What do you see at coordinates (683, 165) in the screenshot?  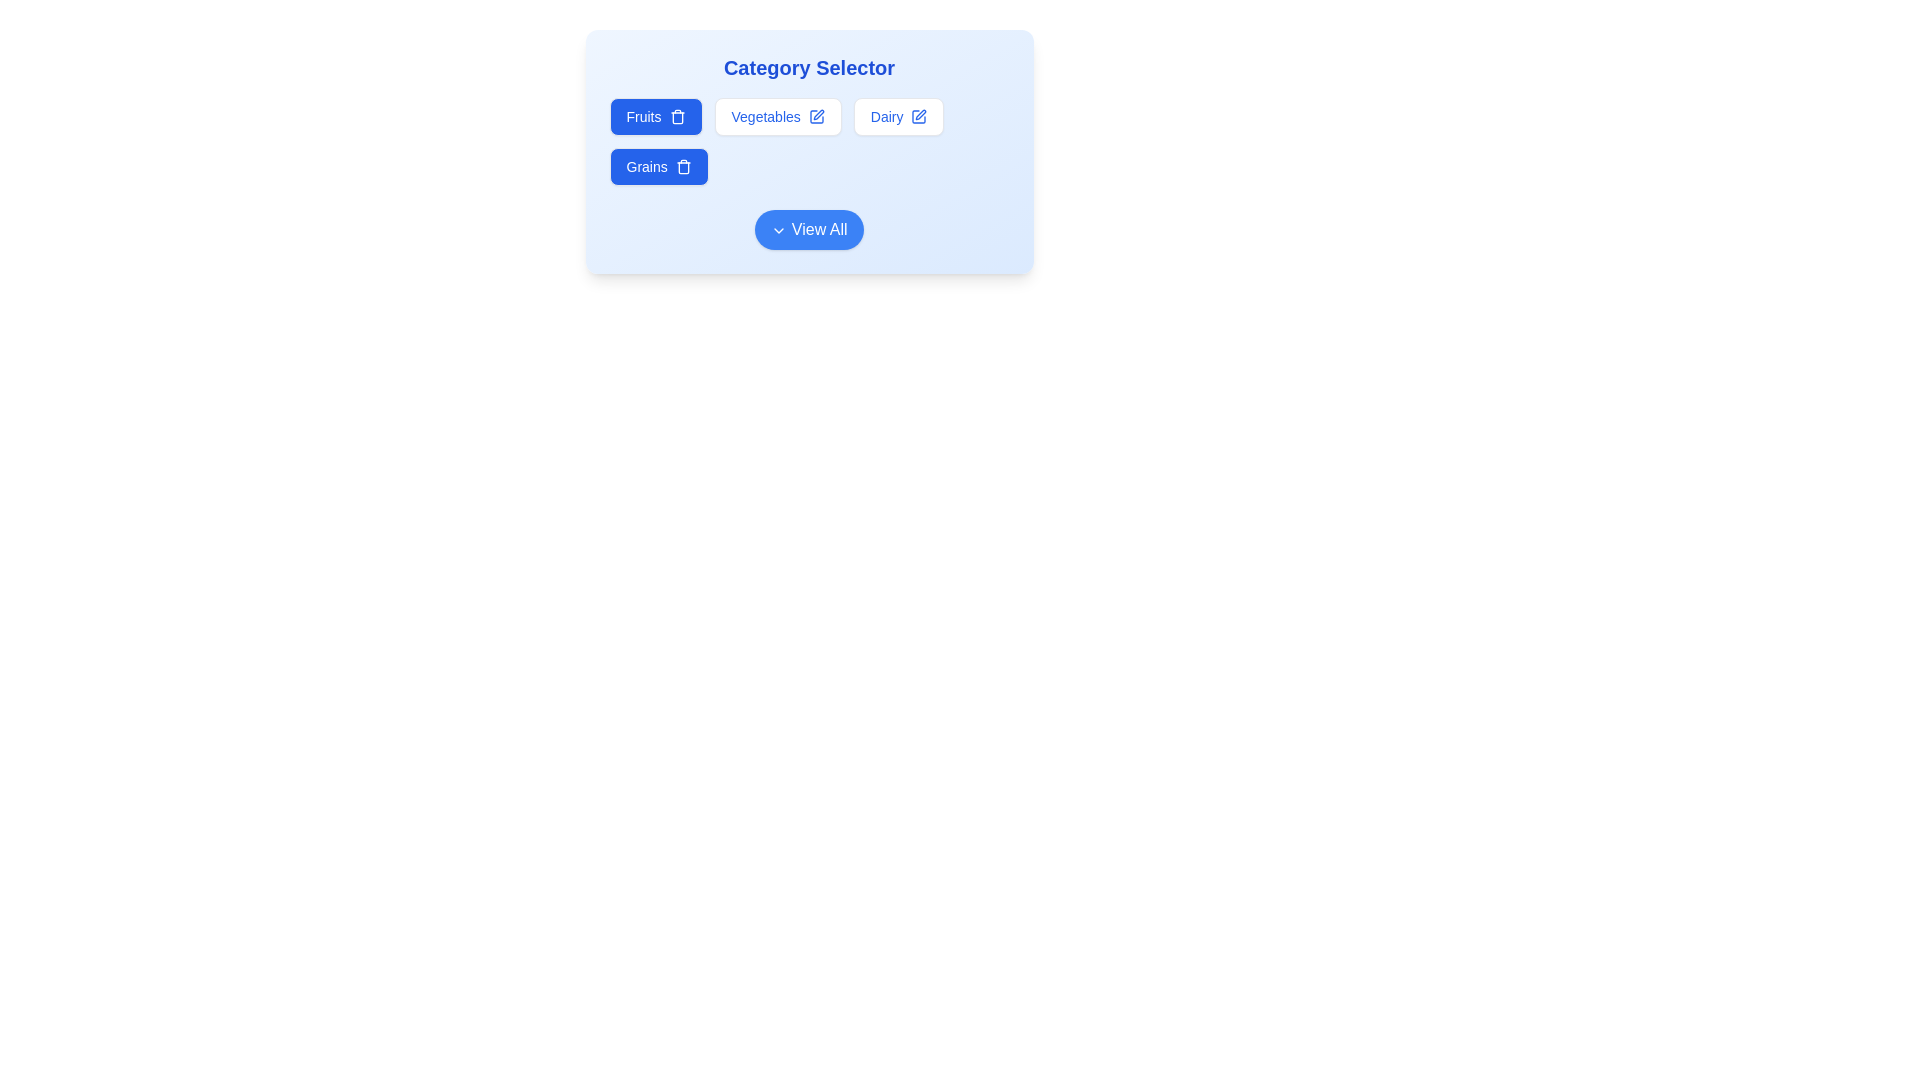 I see `trash icon to deselect the category Grains` at bounding box center [683, 165].